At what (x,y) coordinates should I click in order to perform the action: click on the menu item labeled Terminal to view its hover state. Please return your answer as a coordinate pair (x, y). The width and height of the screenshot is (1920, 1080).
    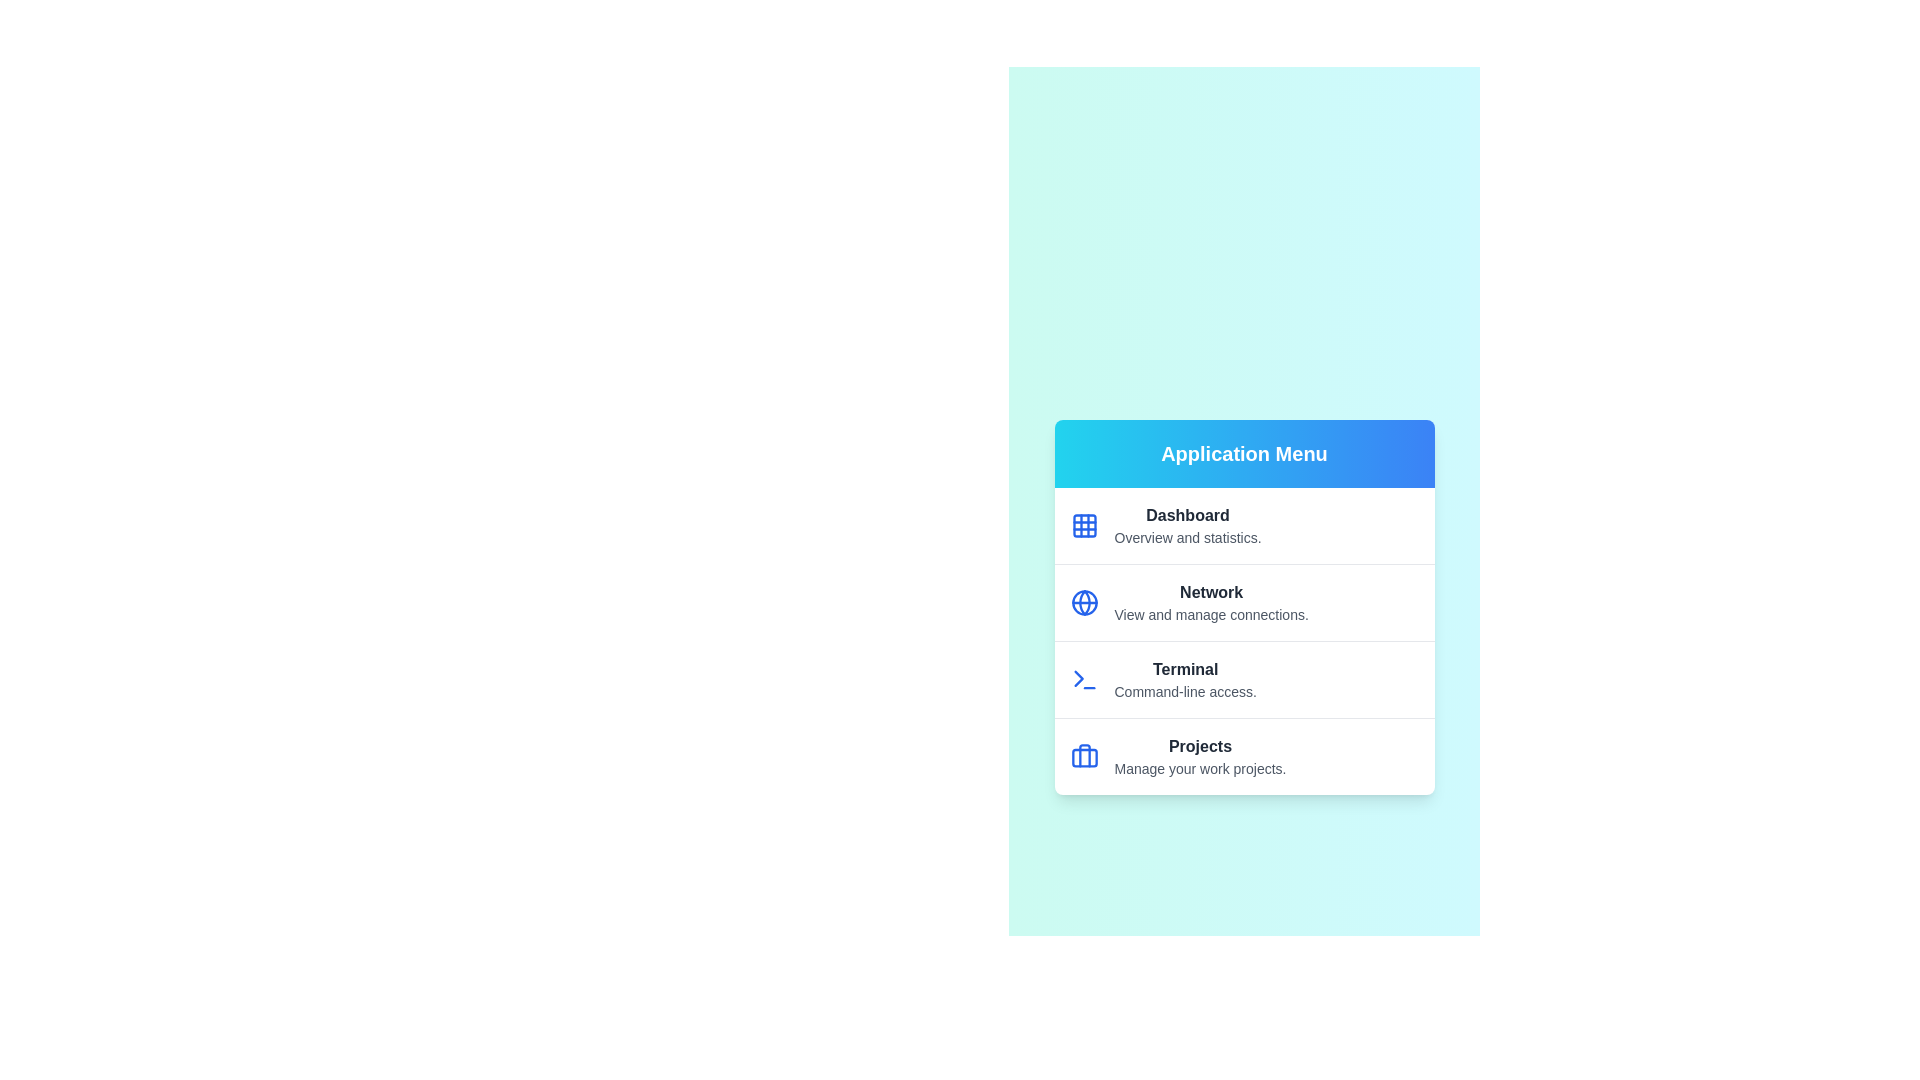
    Looking at the image, I should click on (1243, 677).